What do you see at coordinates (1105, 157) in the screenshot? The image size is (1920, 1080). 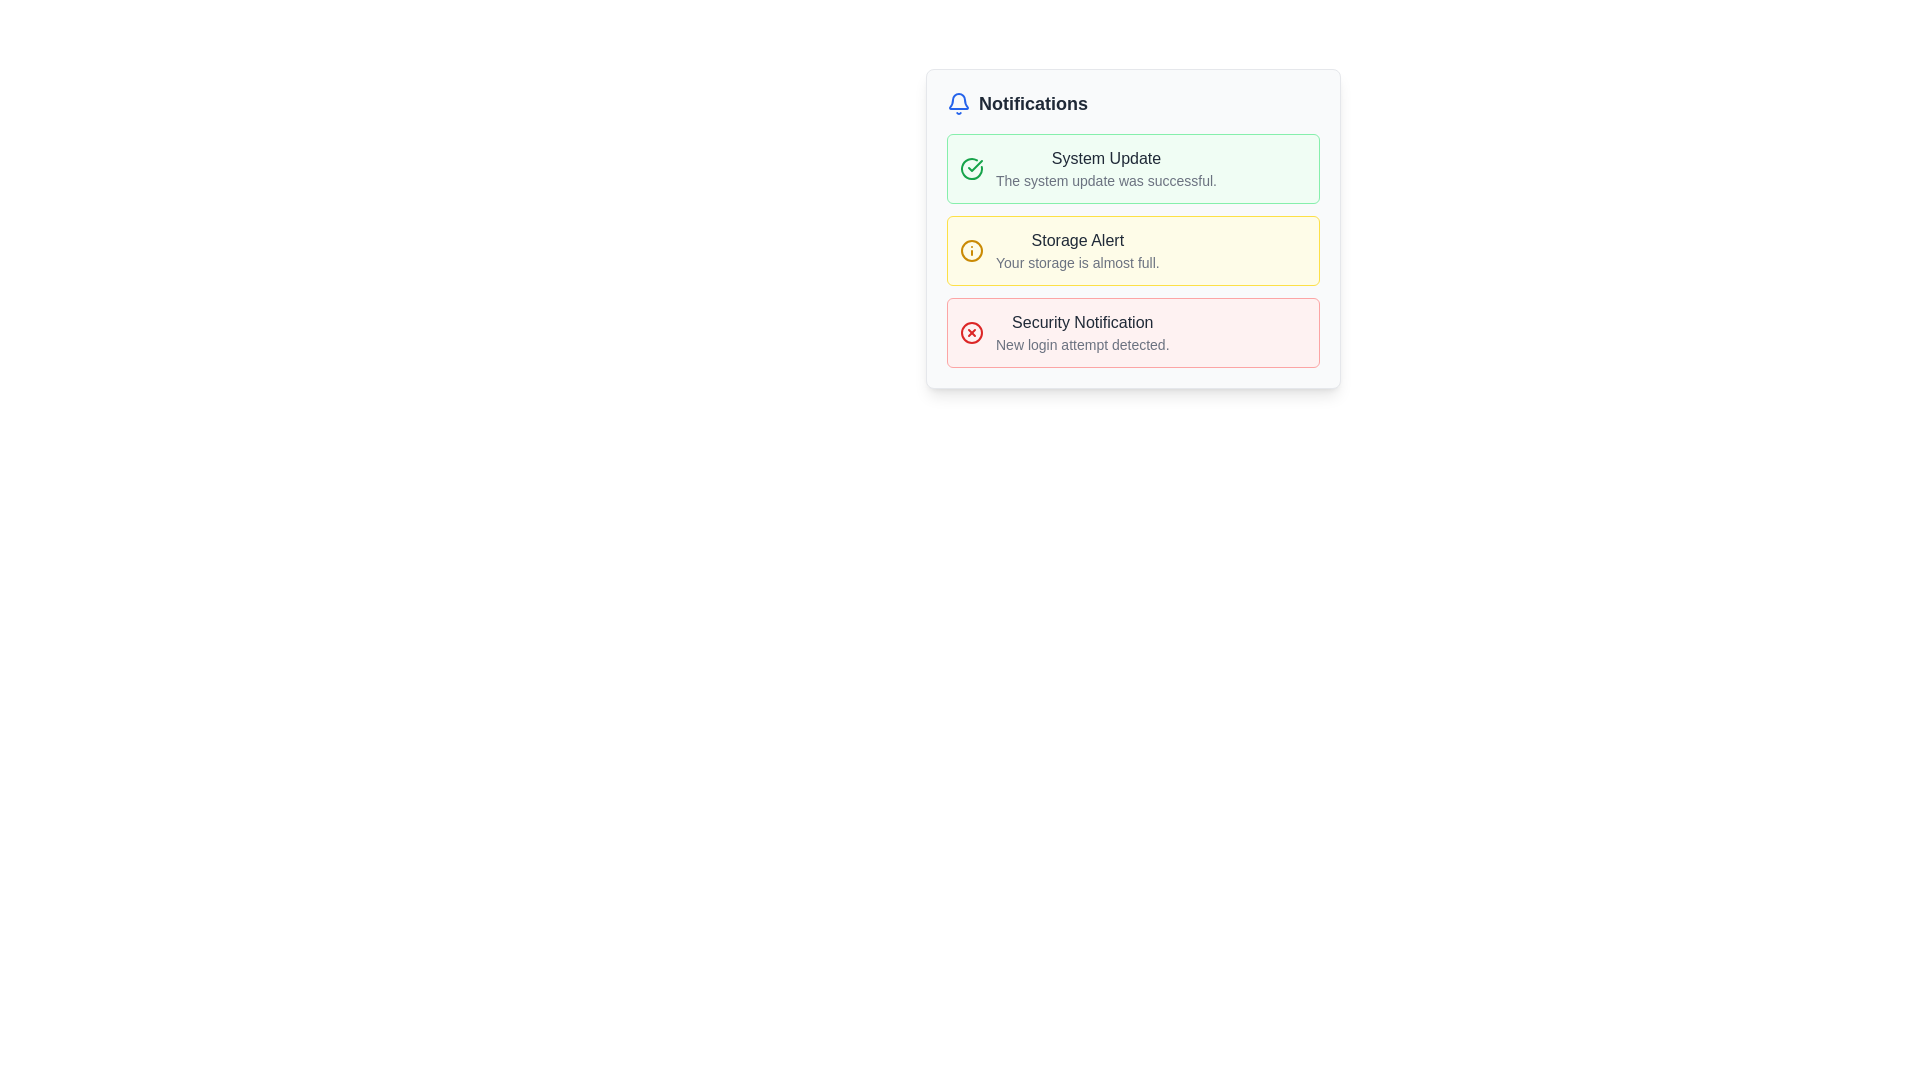 I see `text displayed in the 'System Update' text label, which has a medium font weight and dark gray color against a light green background in the first notification card` at bounding box center [1105, 157].